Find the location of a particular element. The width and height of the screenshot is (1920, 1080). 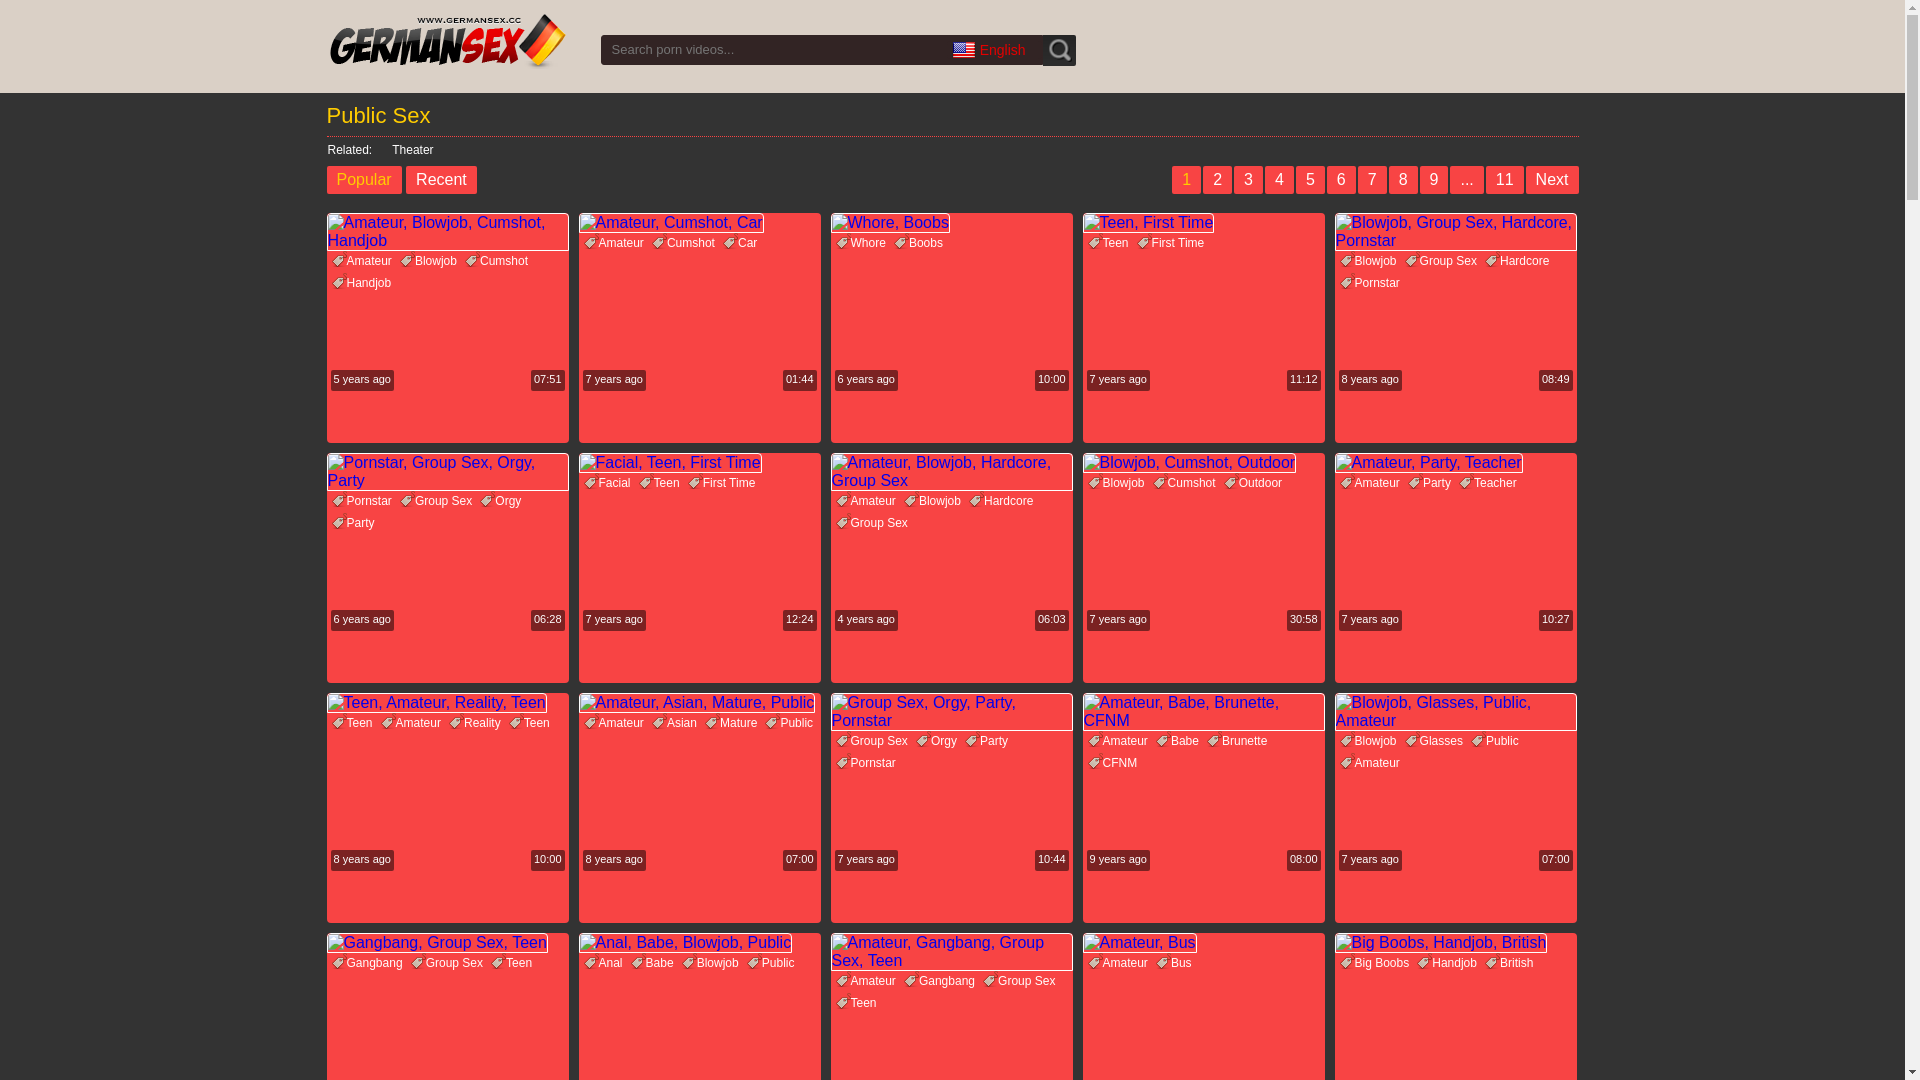

'Facial' is located at coordinates (608, 482).